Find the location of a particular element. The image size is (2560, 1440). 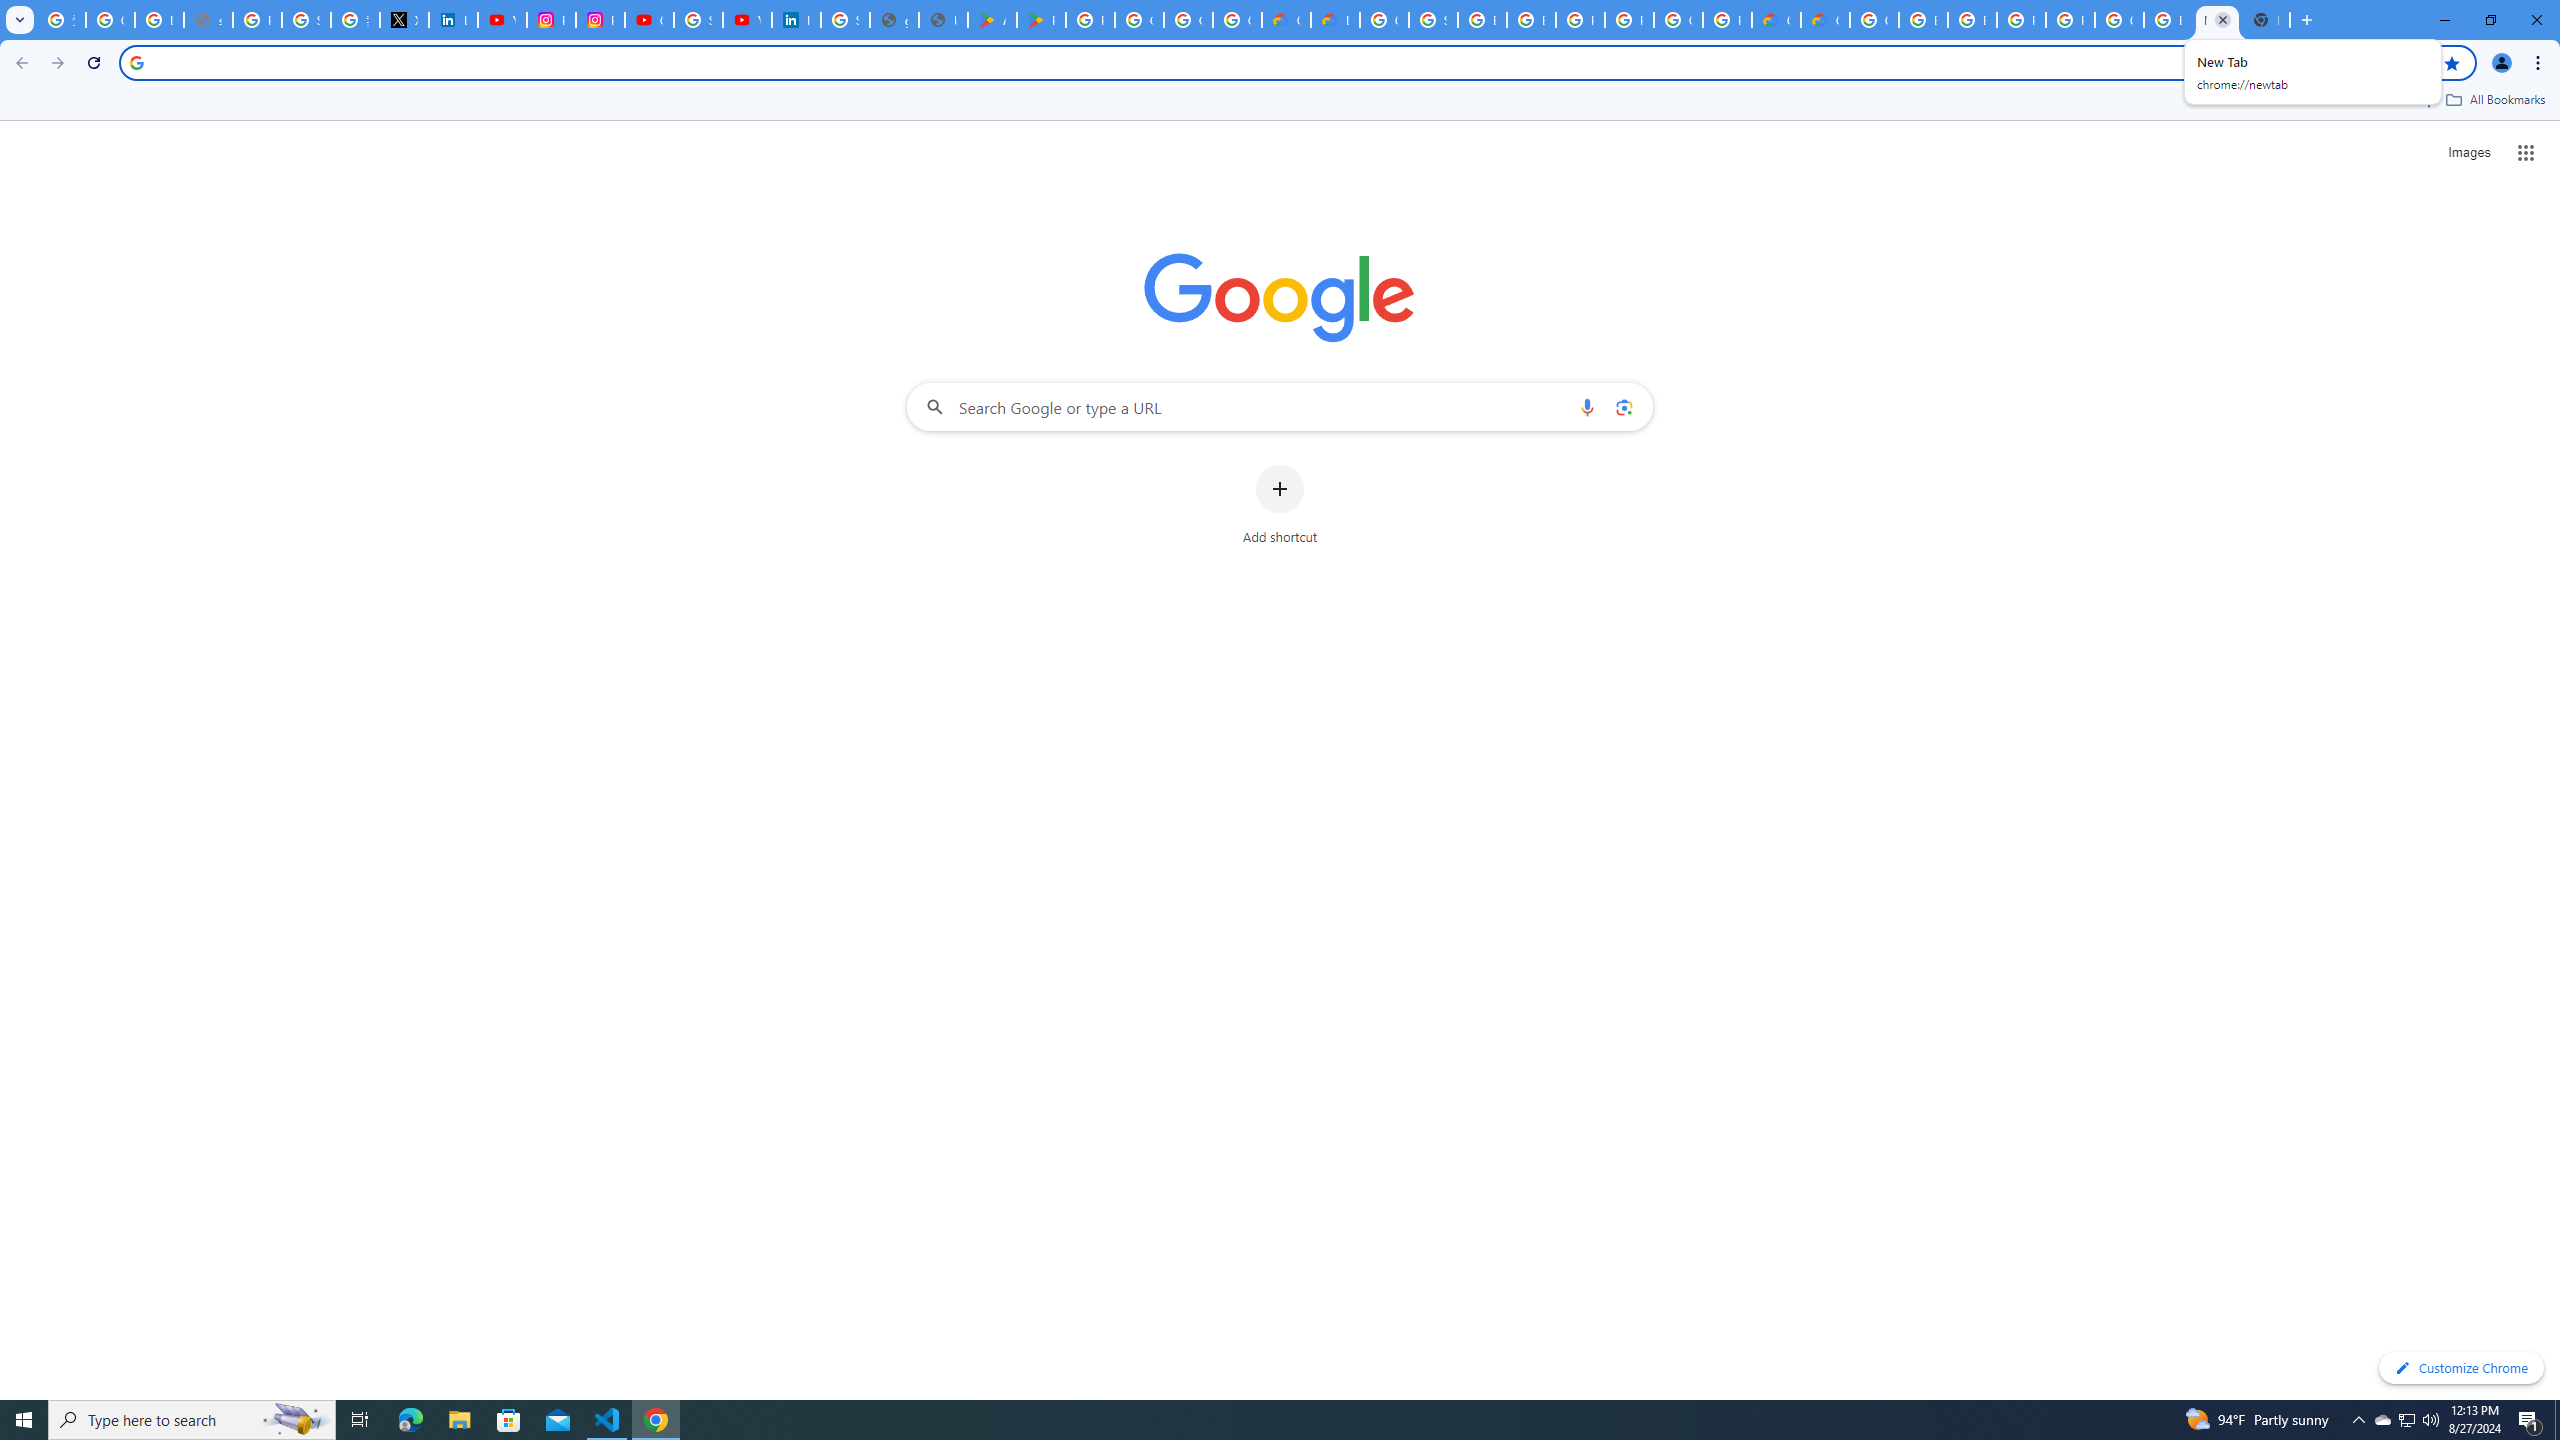

'Sign in - Google Accounts' is located at coordinates (843, 19).